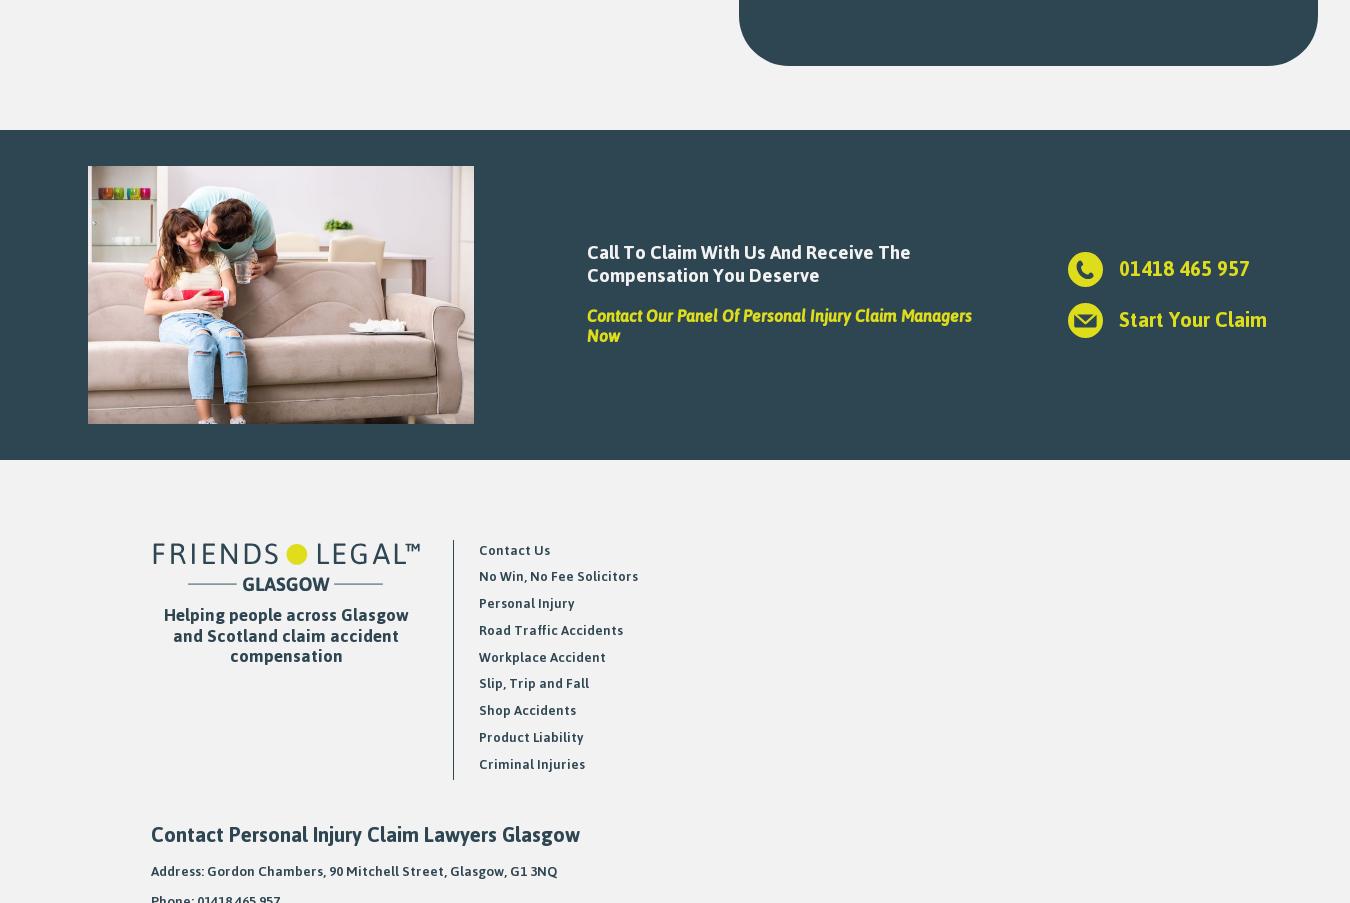 This screenshot has height=903, width=1350. What do you see at coordinates (549, 628) in the screenshot?
I see `'Road Traffic Accidents'` at bounding box center [549, 628].